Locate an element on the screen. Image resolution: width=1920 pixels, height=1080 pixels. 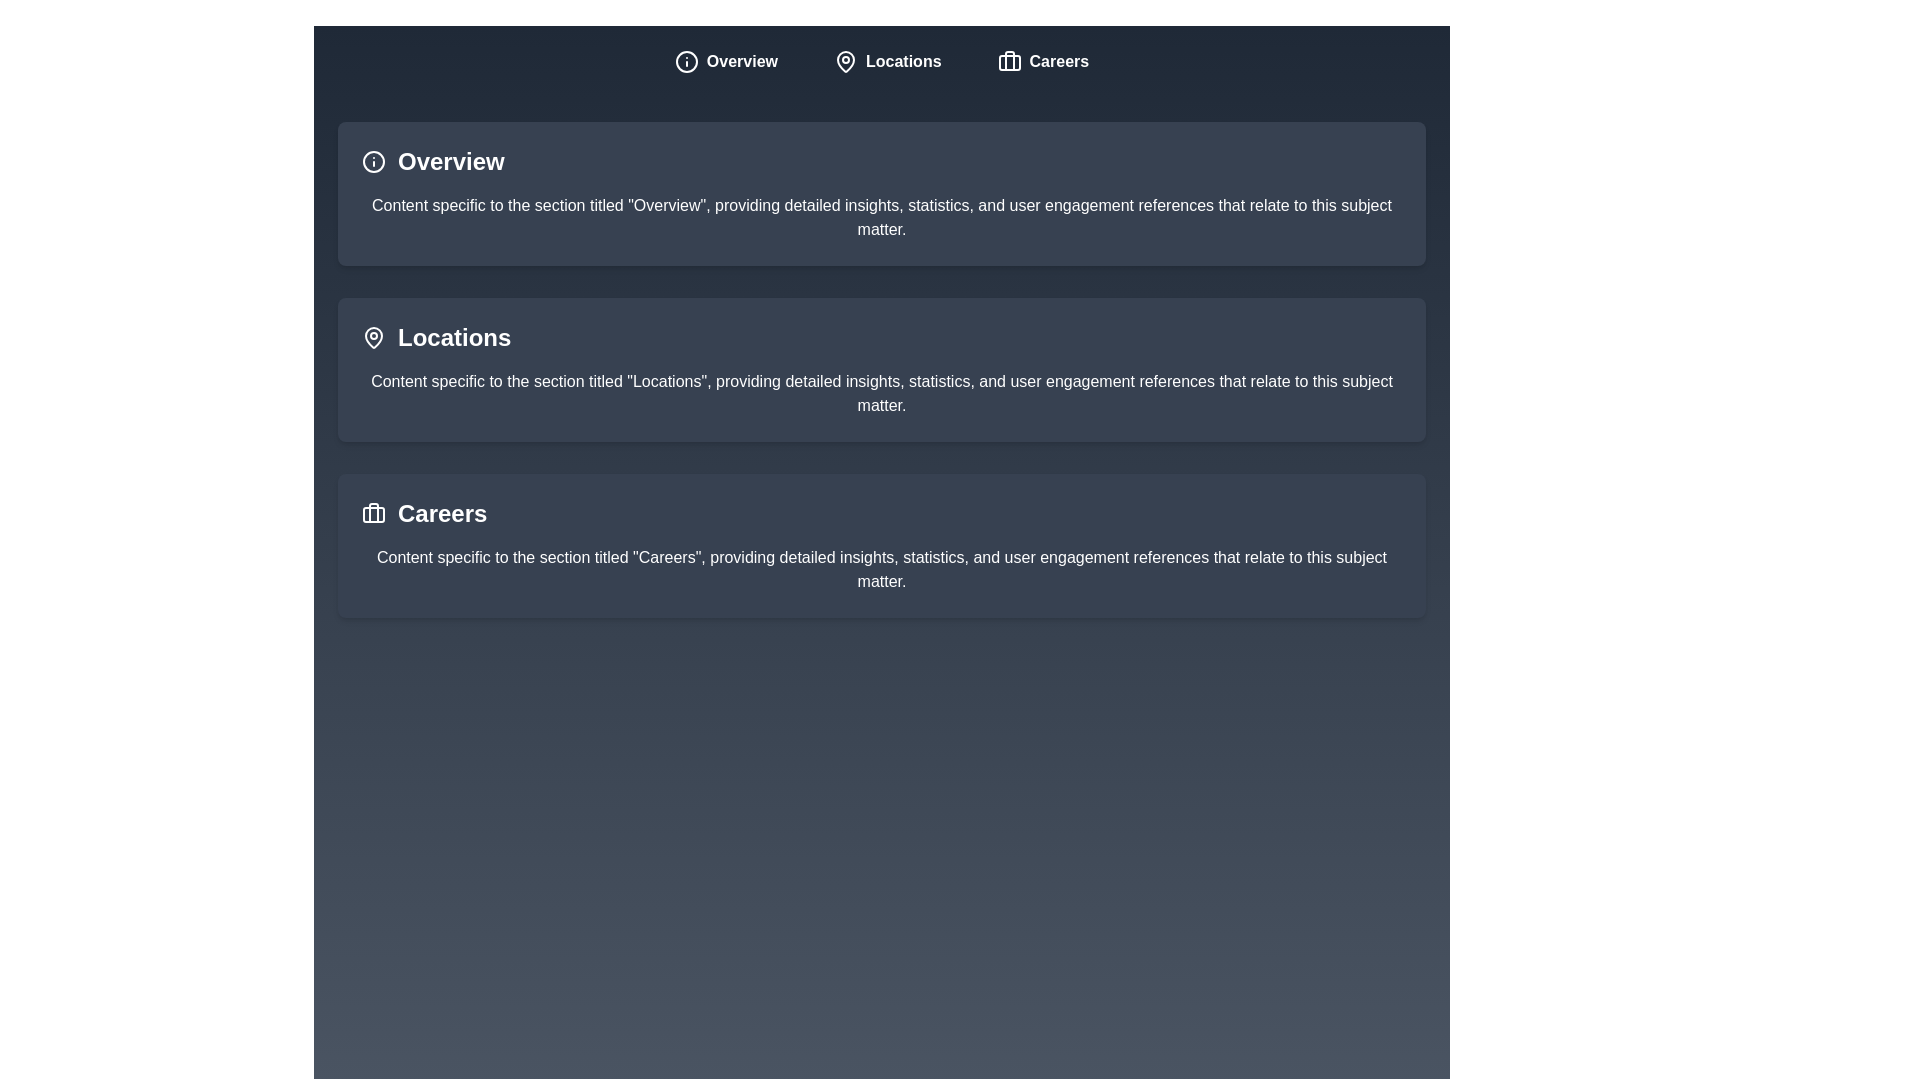
the bold text label 'Overview' which is prominently displayed in white against a dark background is located at coordinates (450, 161).